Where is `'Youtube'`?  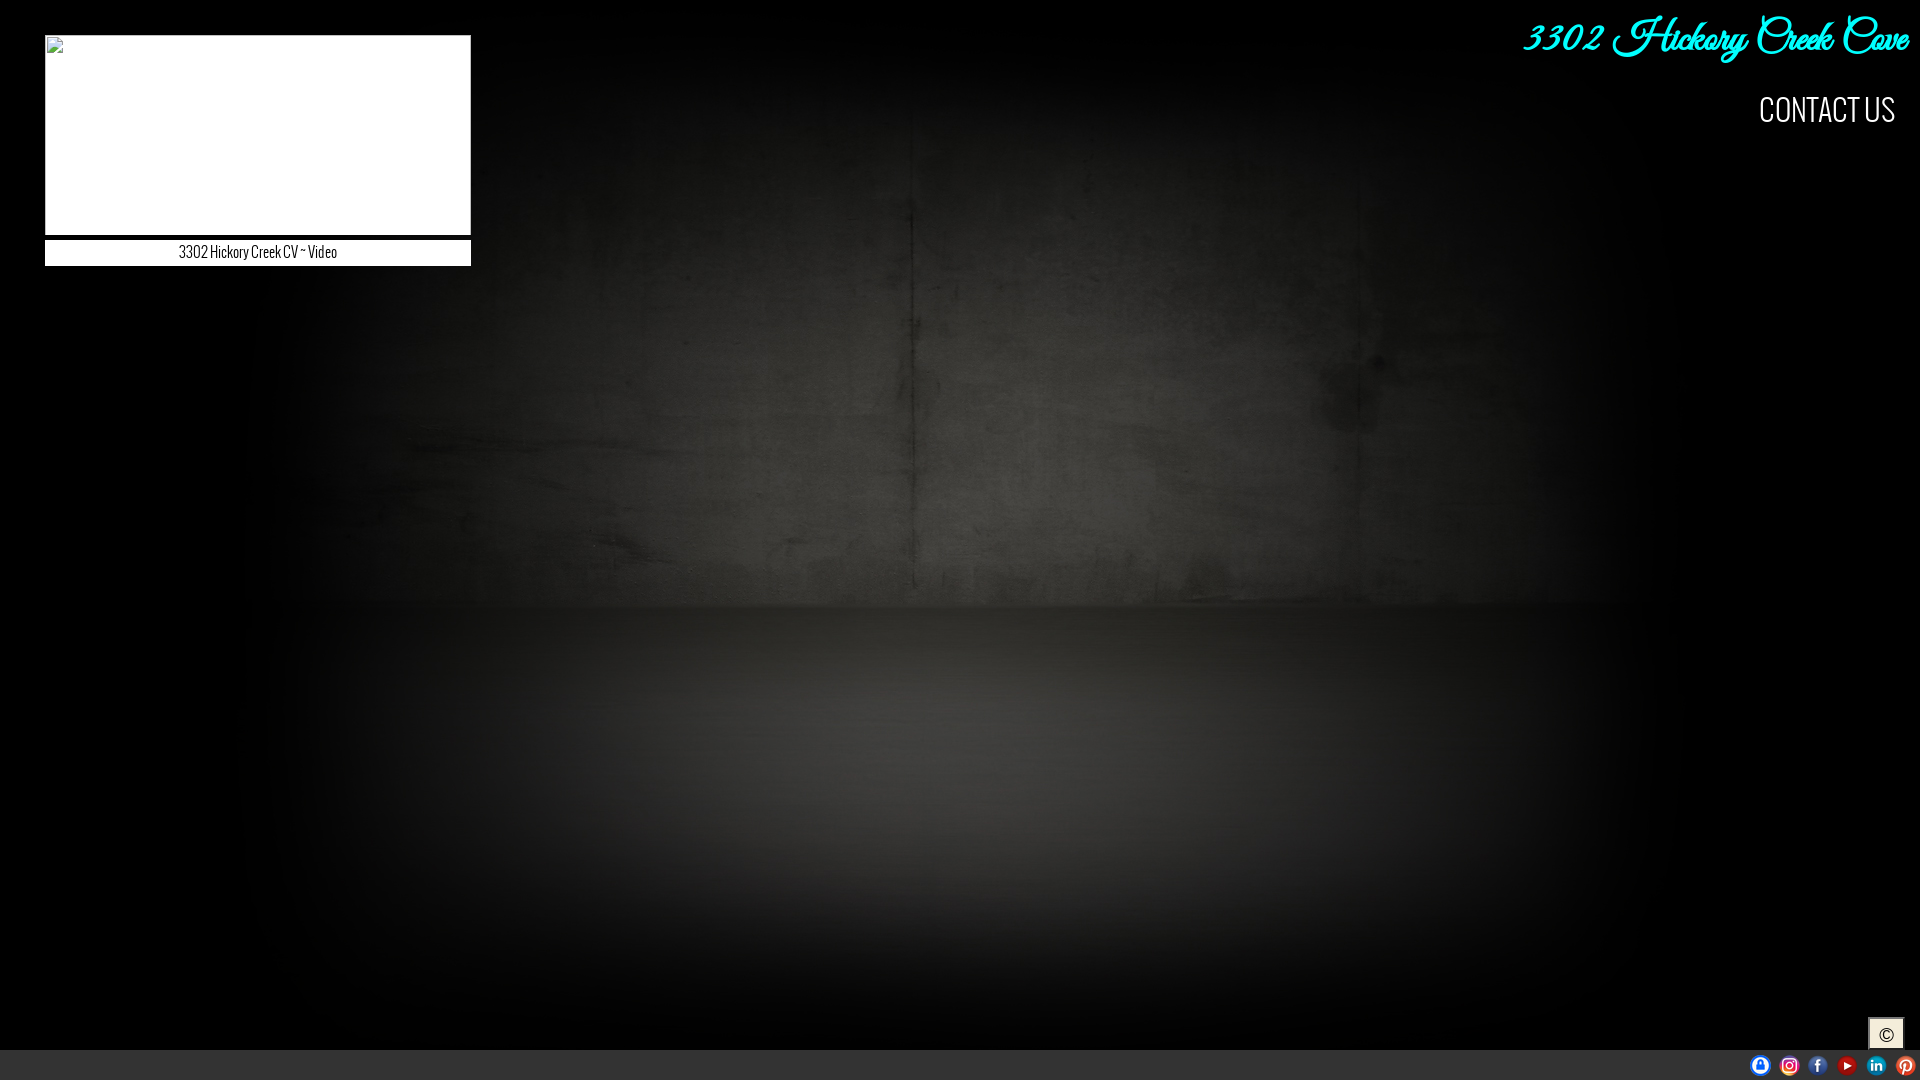
'Youtube' is located at coordinates (1846, 1064).